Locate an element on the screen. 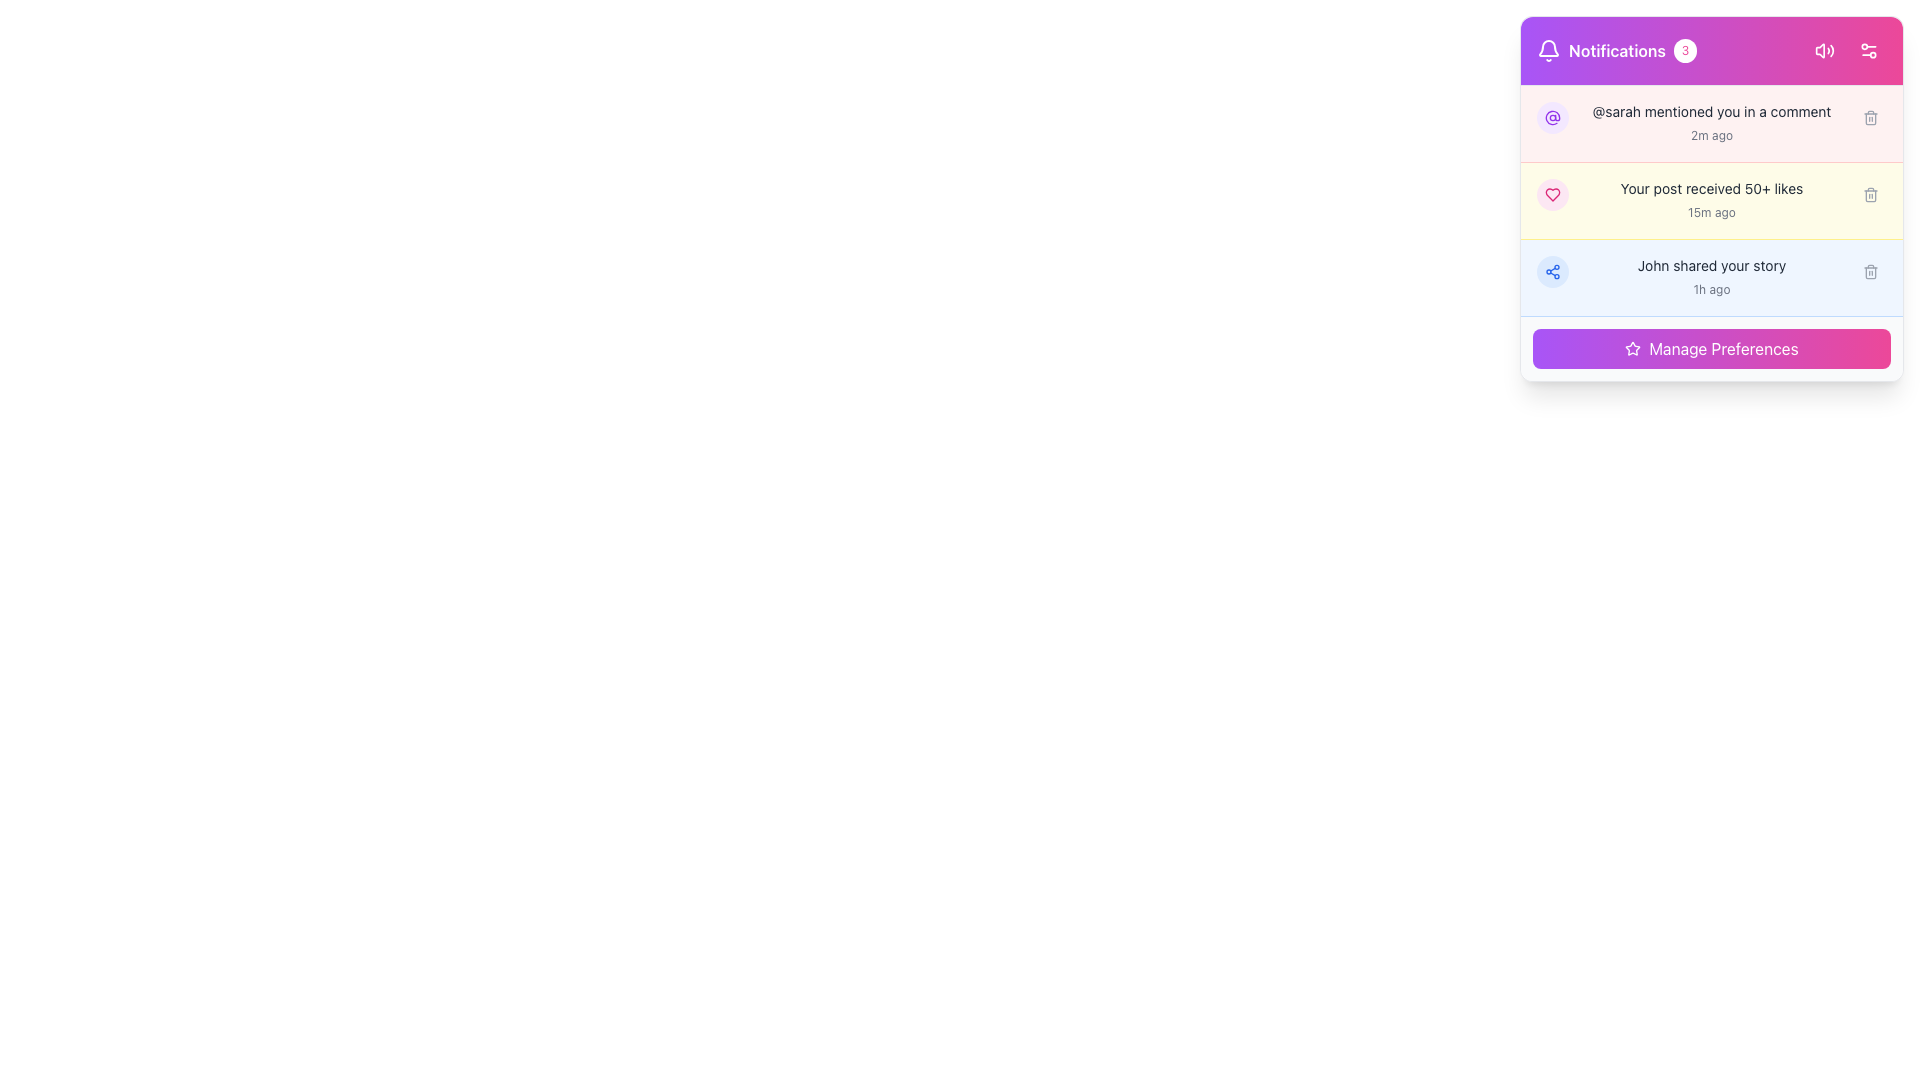  the Notification Indicator, which is a bell icon with a badge displaying unread notifications, located in the header of the notification panel is located at coordinates (1617, 49).